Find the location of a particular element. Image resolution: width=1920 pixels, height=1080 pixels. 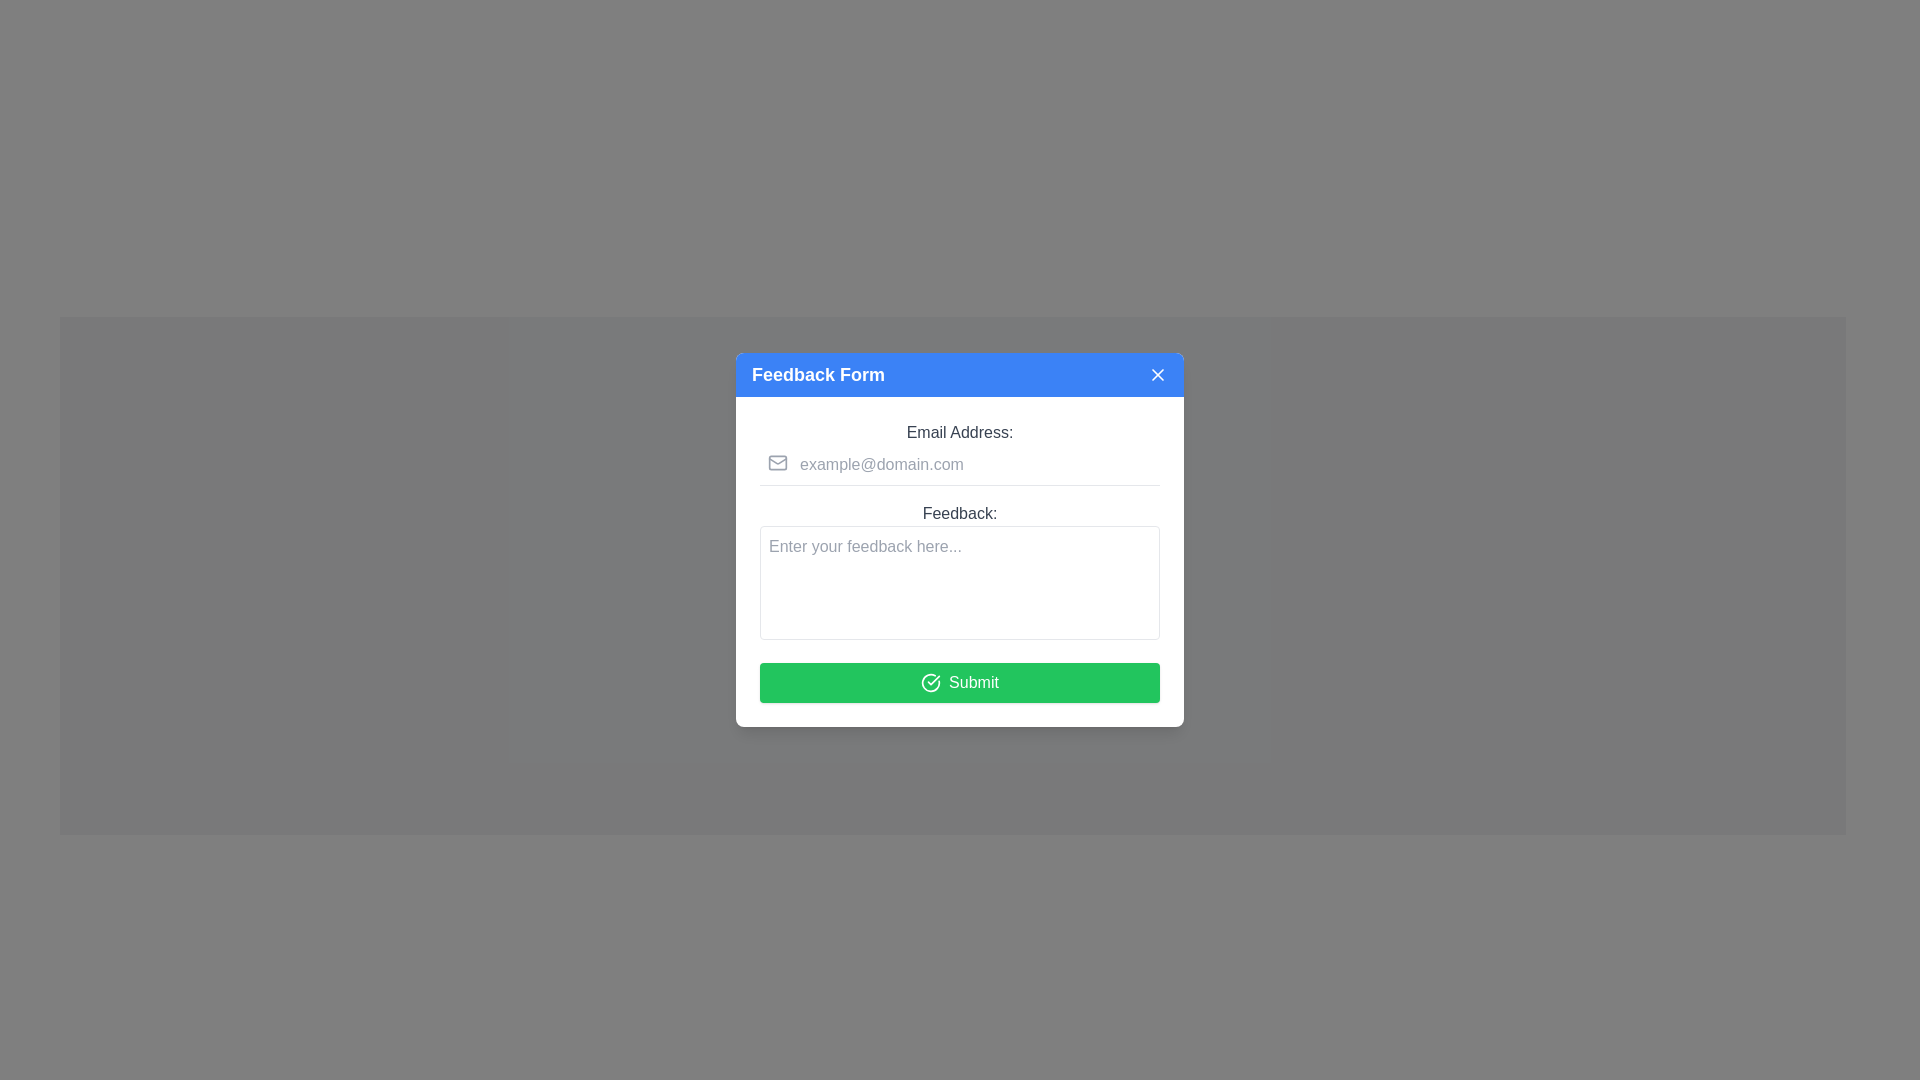

the 'Submit' text label which is displayed in white font on a green button background, located at the center bottom of the modal, to the right of a circular checkmark icon is located at coordinates (974, 681).